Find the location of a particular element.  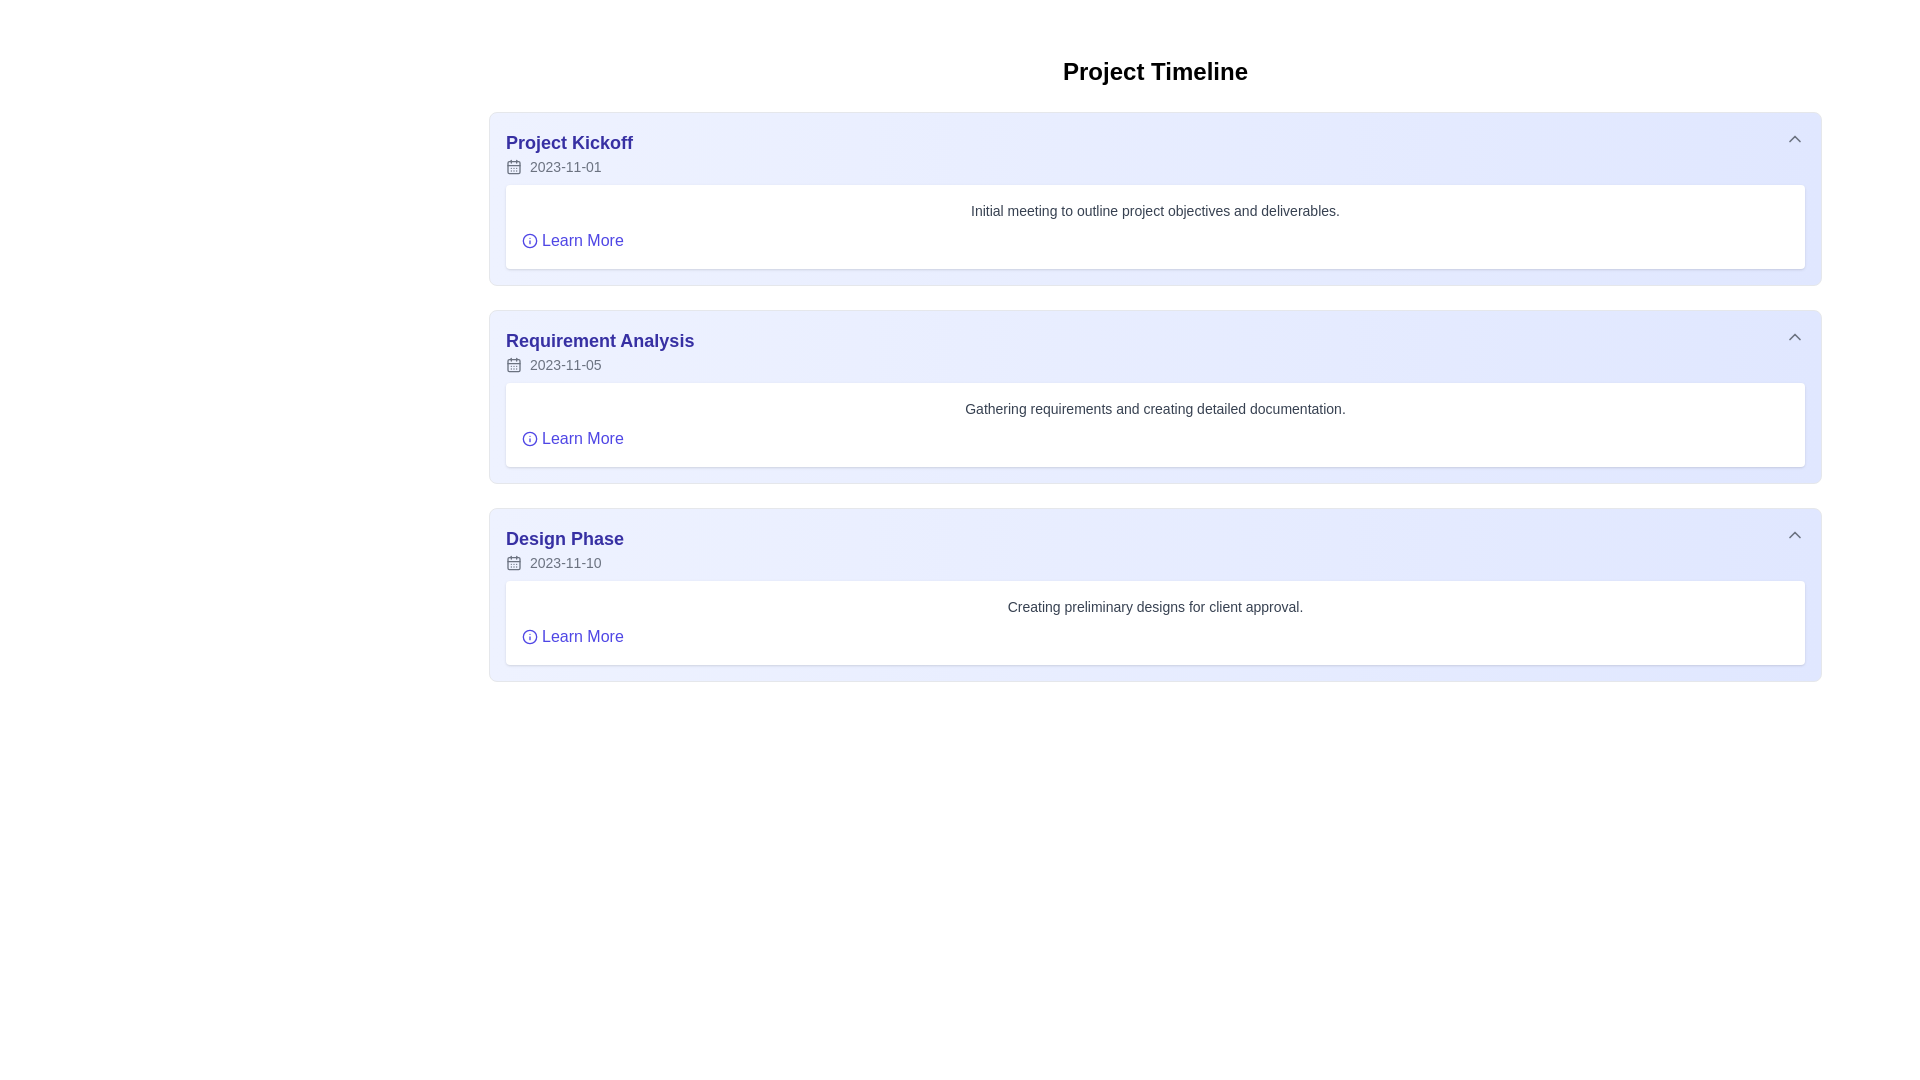

the static text label that reads 'Initial meeting to outline project objectives and deliverables' in a small gray font, located centrally within the first card of the 'Project Kickoff' timeline section is located at coordinates (1155, 211).